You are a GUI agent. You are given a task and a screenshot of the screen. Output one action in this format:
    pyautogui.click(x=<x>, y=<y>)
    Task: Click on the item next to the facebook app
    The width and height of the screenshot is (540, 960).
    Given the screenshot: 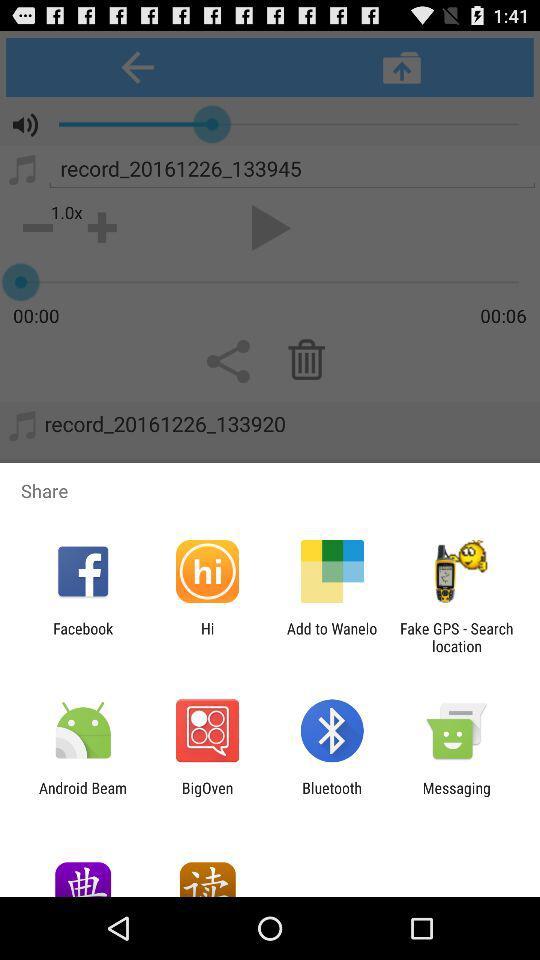 What is the action you would take?
    pyautogui.click(x=206, y=636)
    